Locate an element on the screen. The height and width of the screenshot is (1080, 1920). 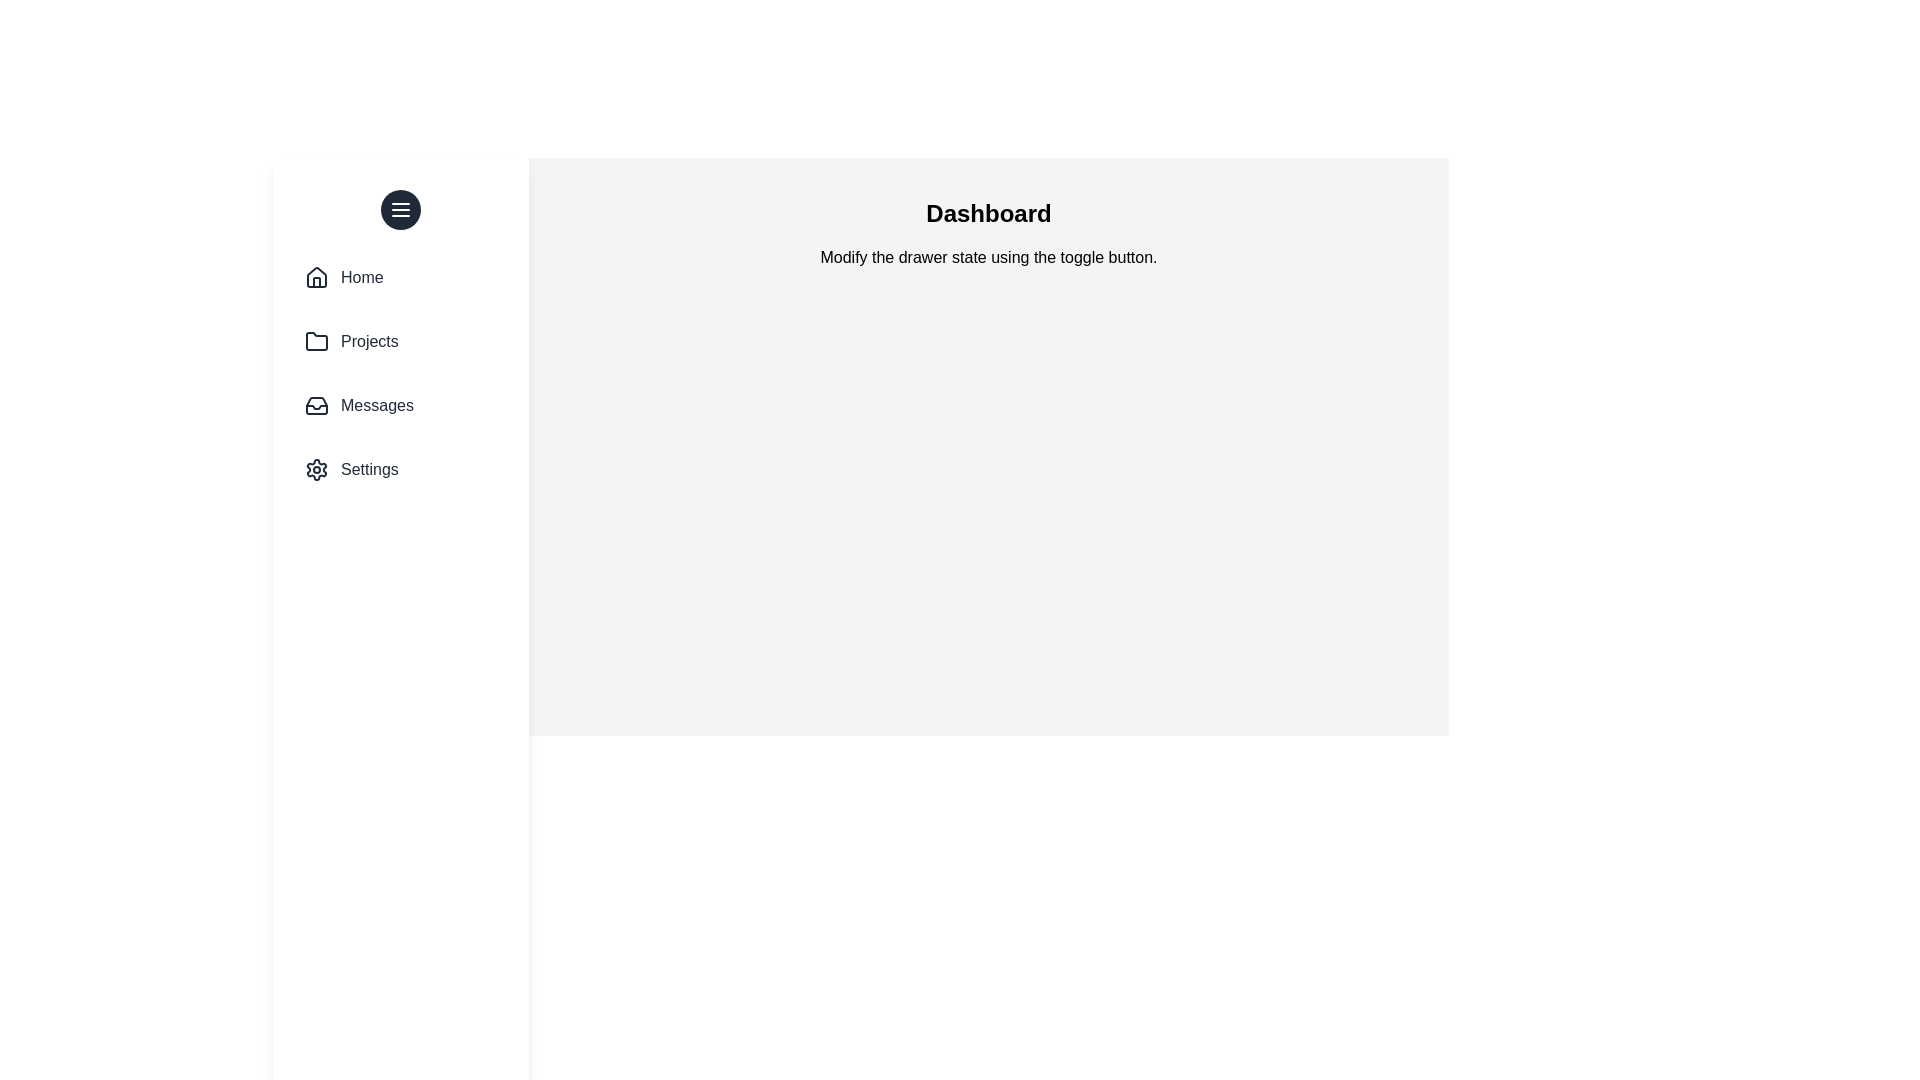
the menu button to toggle the drawer state is located at coordinates (400, 209).